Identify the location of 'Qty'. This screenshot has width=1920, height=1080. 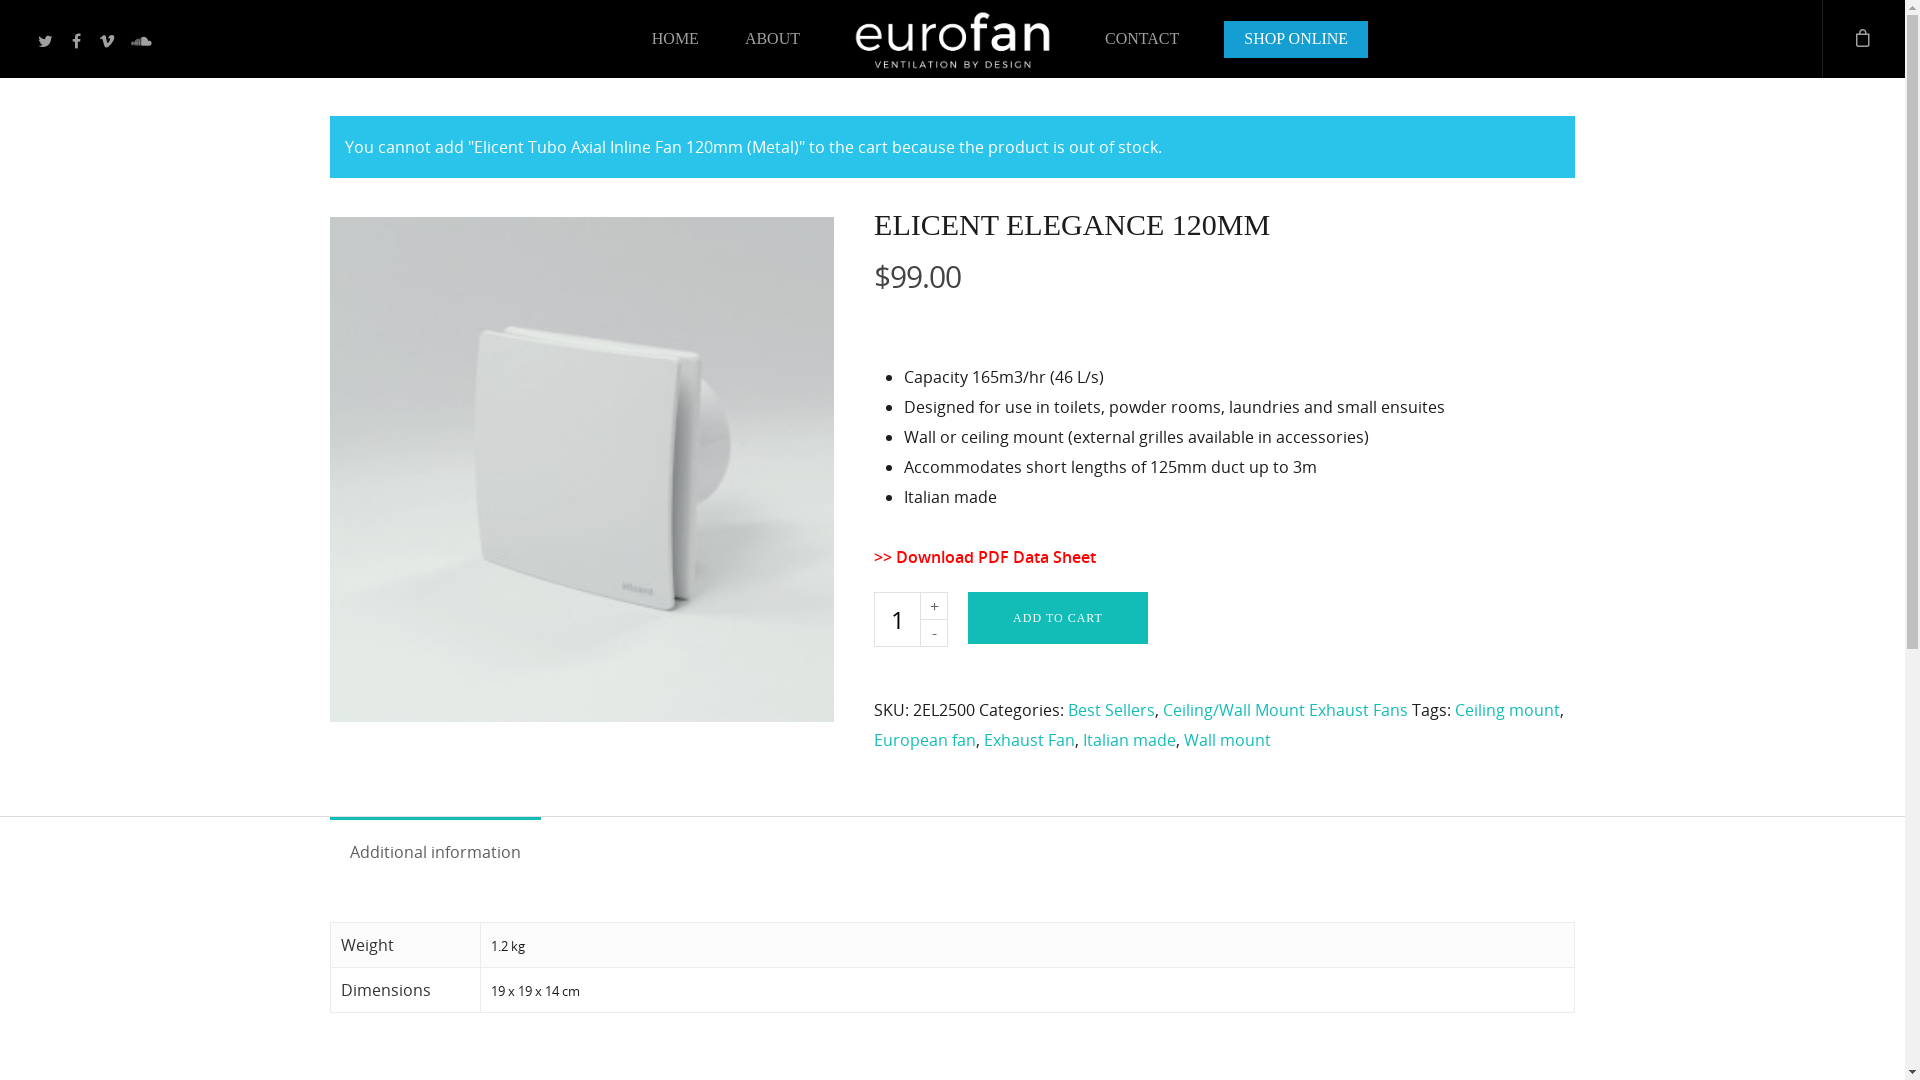
(896, 618).